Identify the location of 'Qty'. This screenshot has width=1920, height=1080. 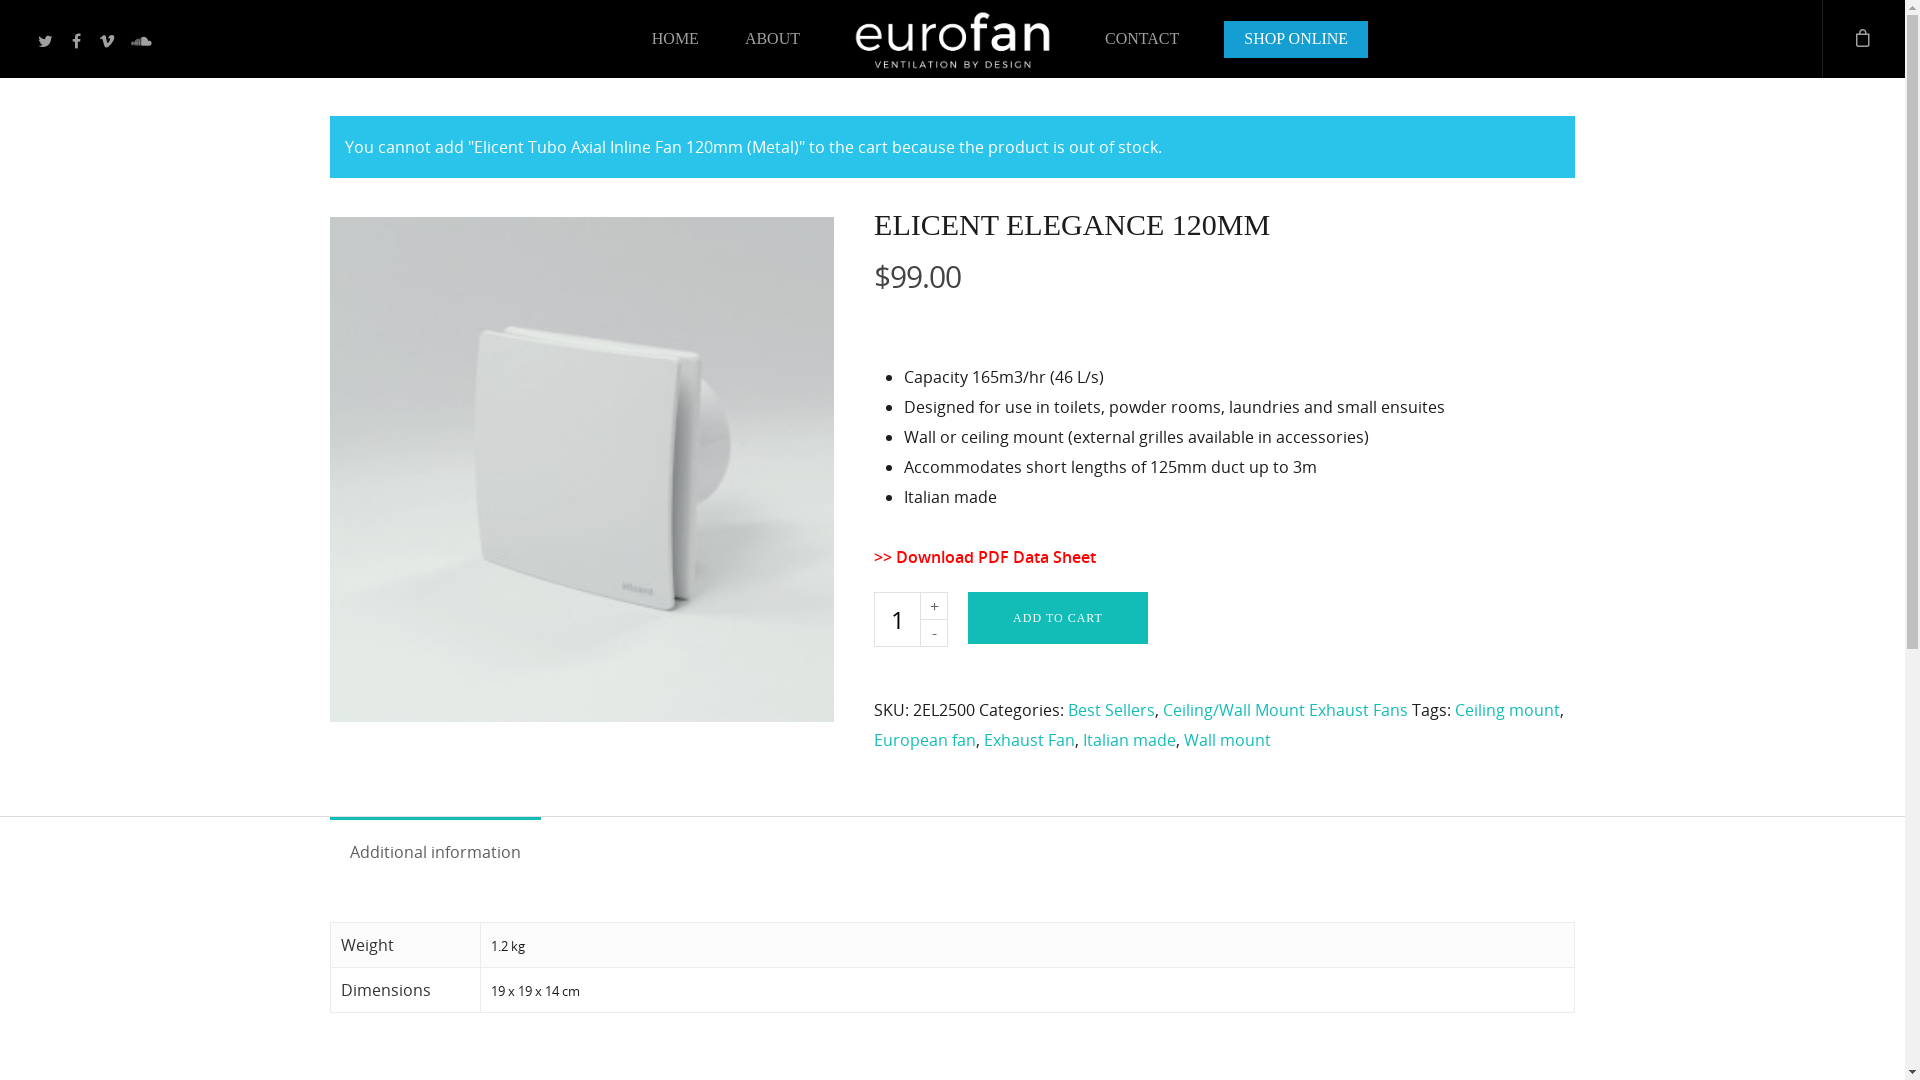
(896, 618).